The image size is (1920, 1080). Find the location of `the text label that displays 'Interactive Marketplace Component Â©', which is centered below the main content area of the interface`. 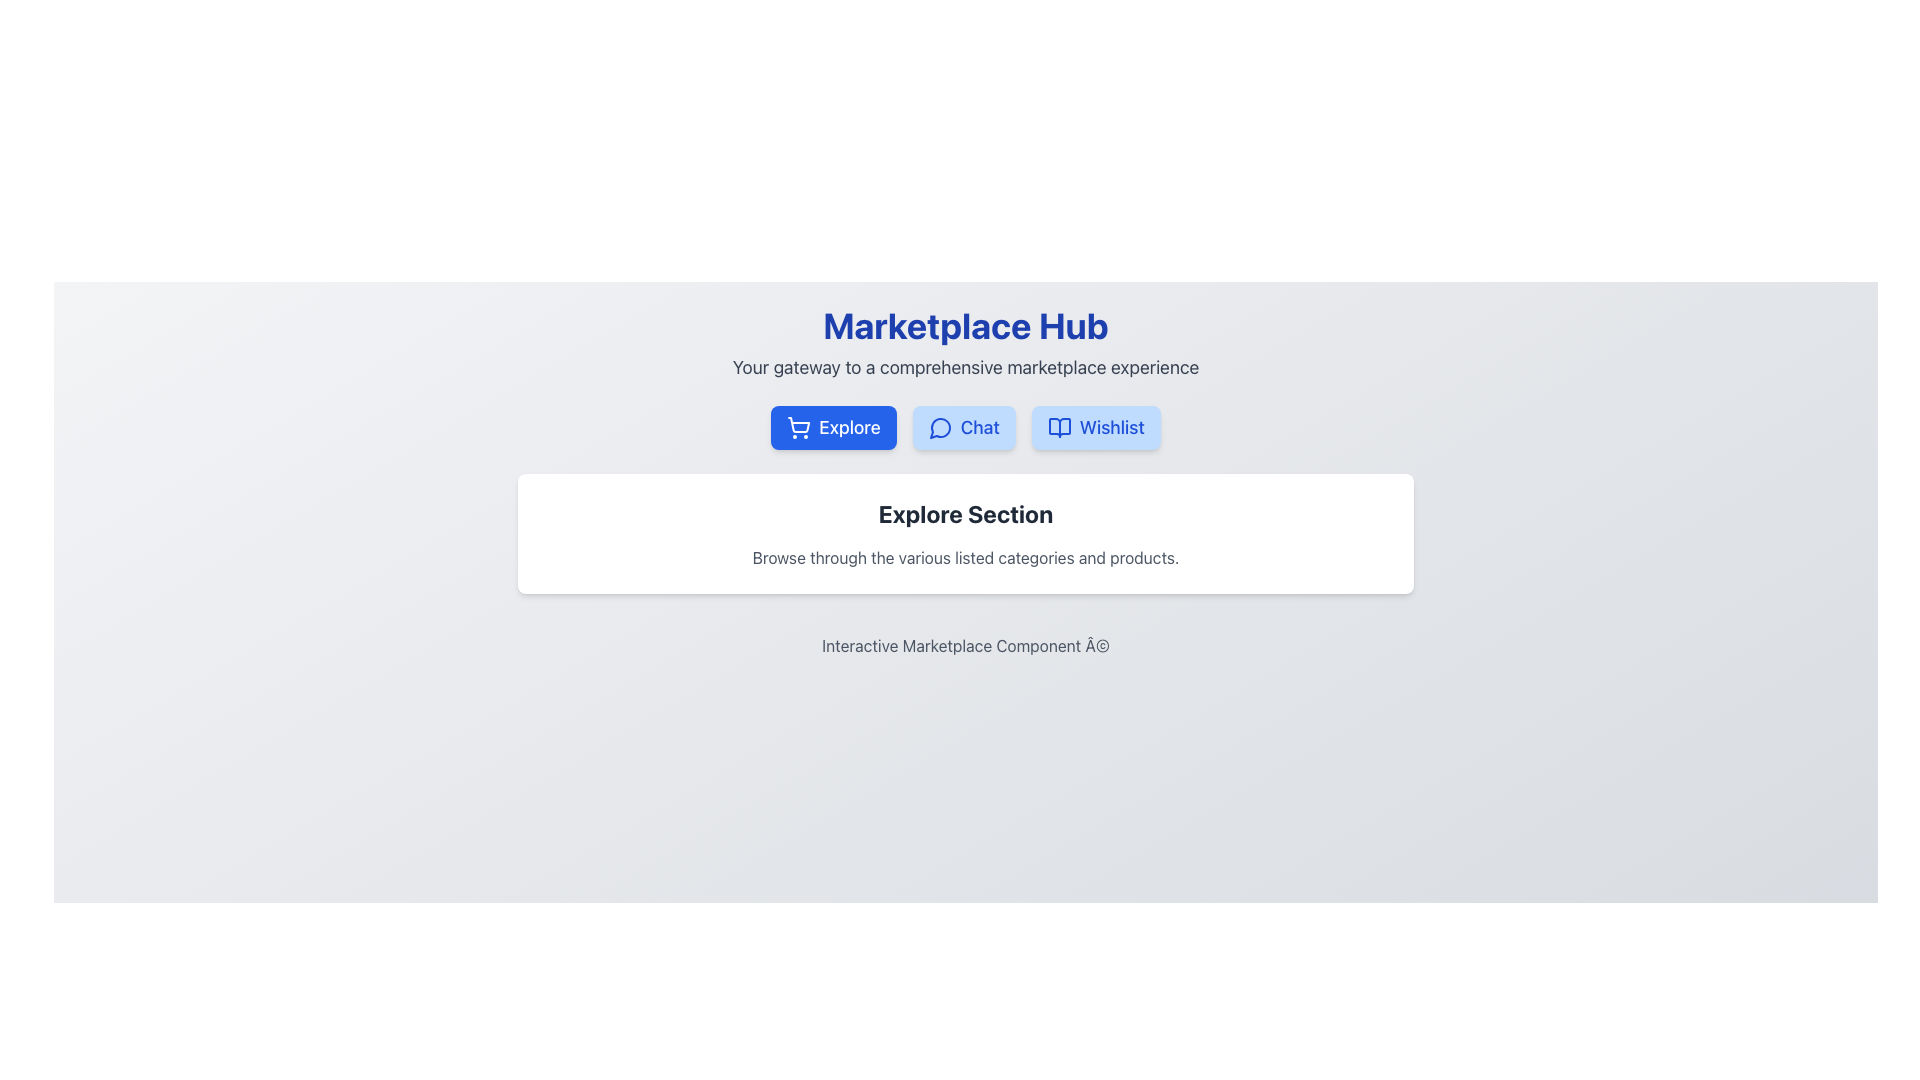

the text label that displays 'Interactive Marketplace Component Â©', which is centered below the main content area of the interface is located at coordinates (965, 645).